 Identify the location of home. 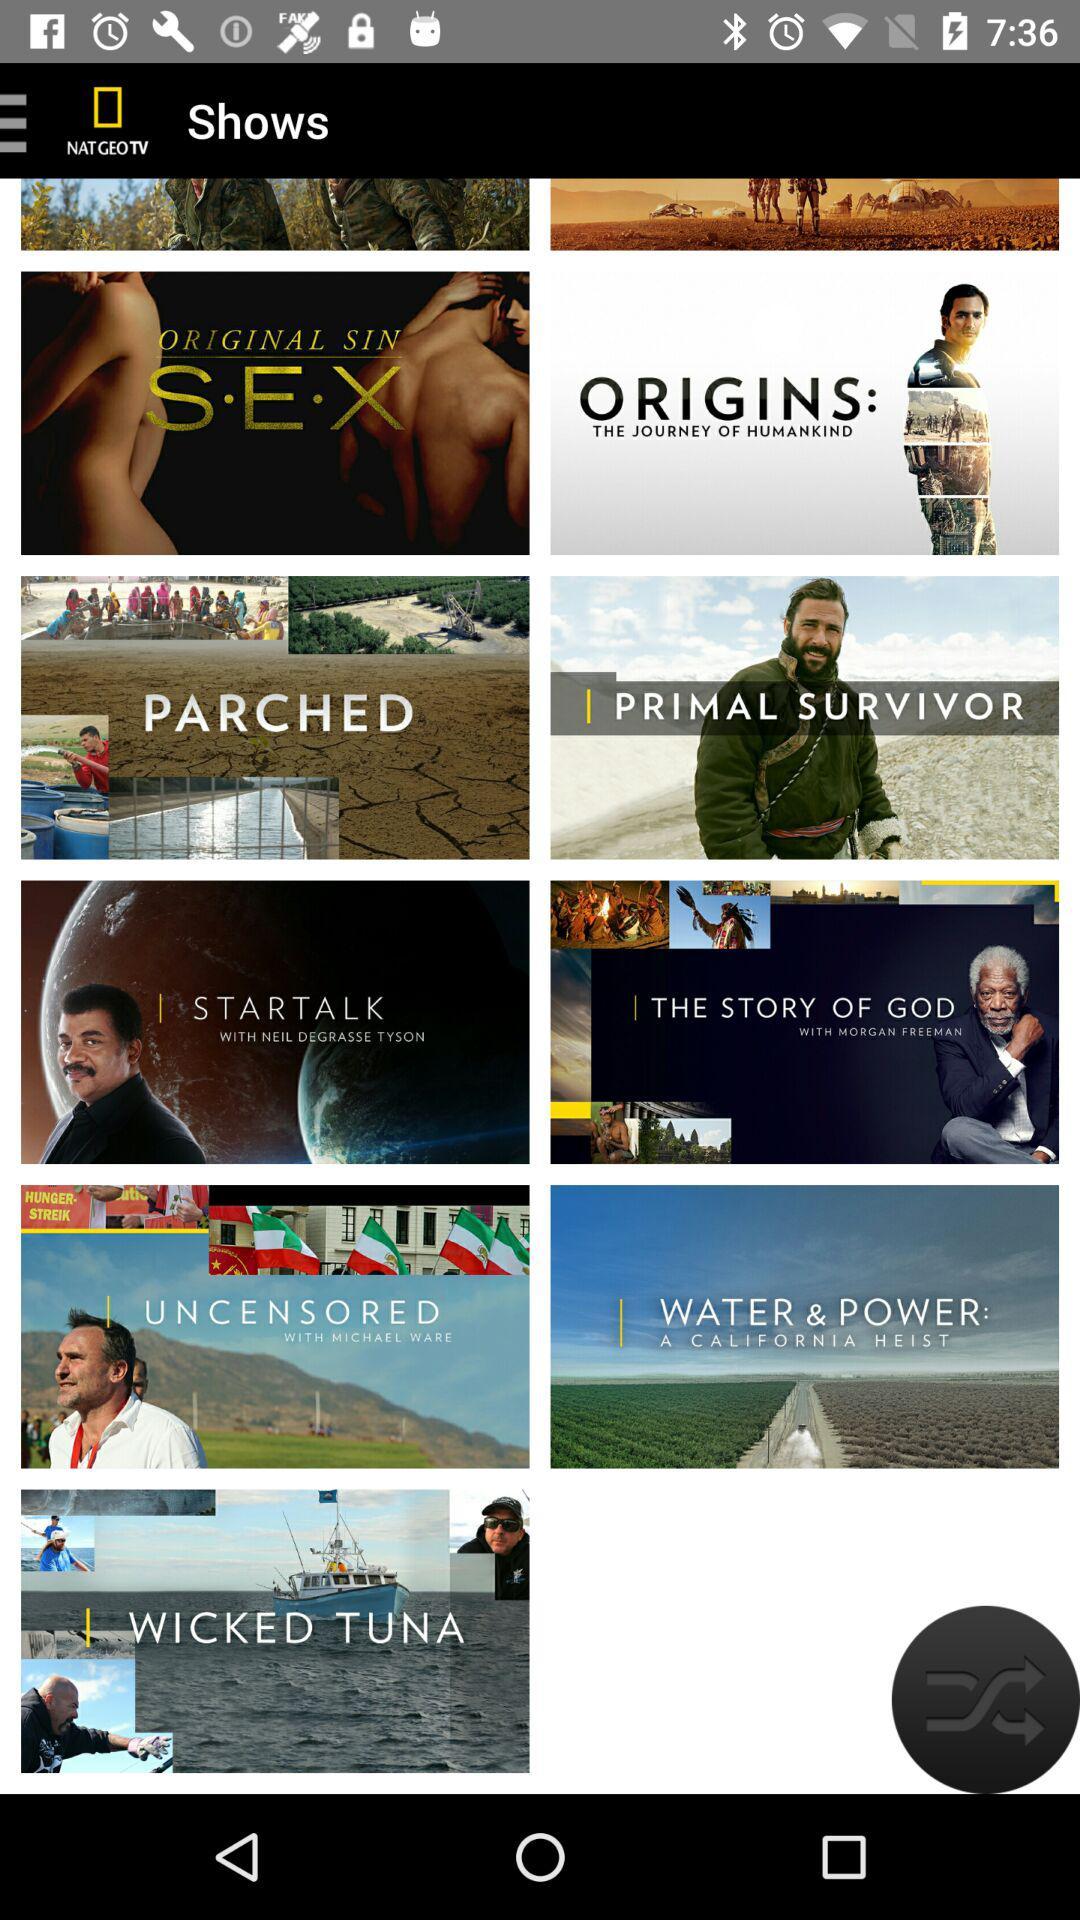
(108, 119).